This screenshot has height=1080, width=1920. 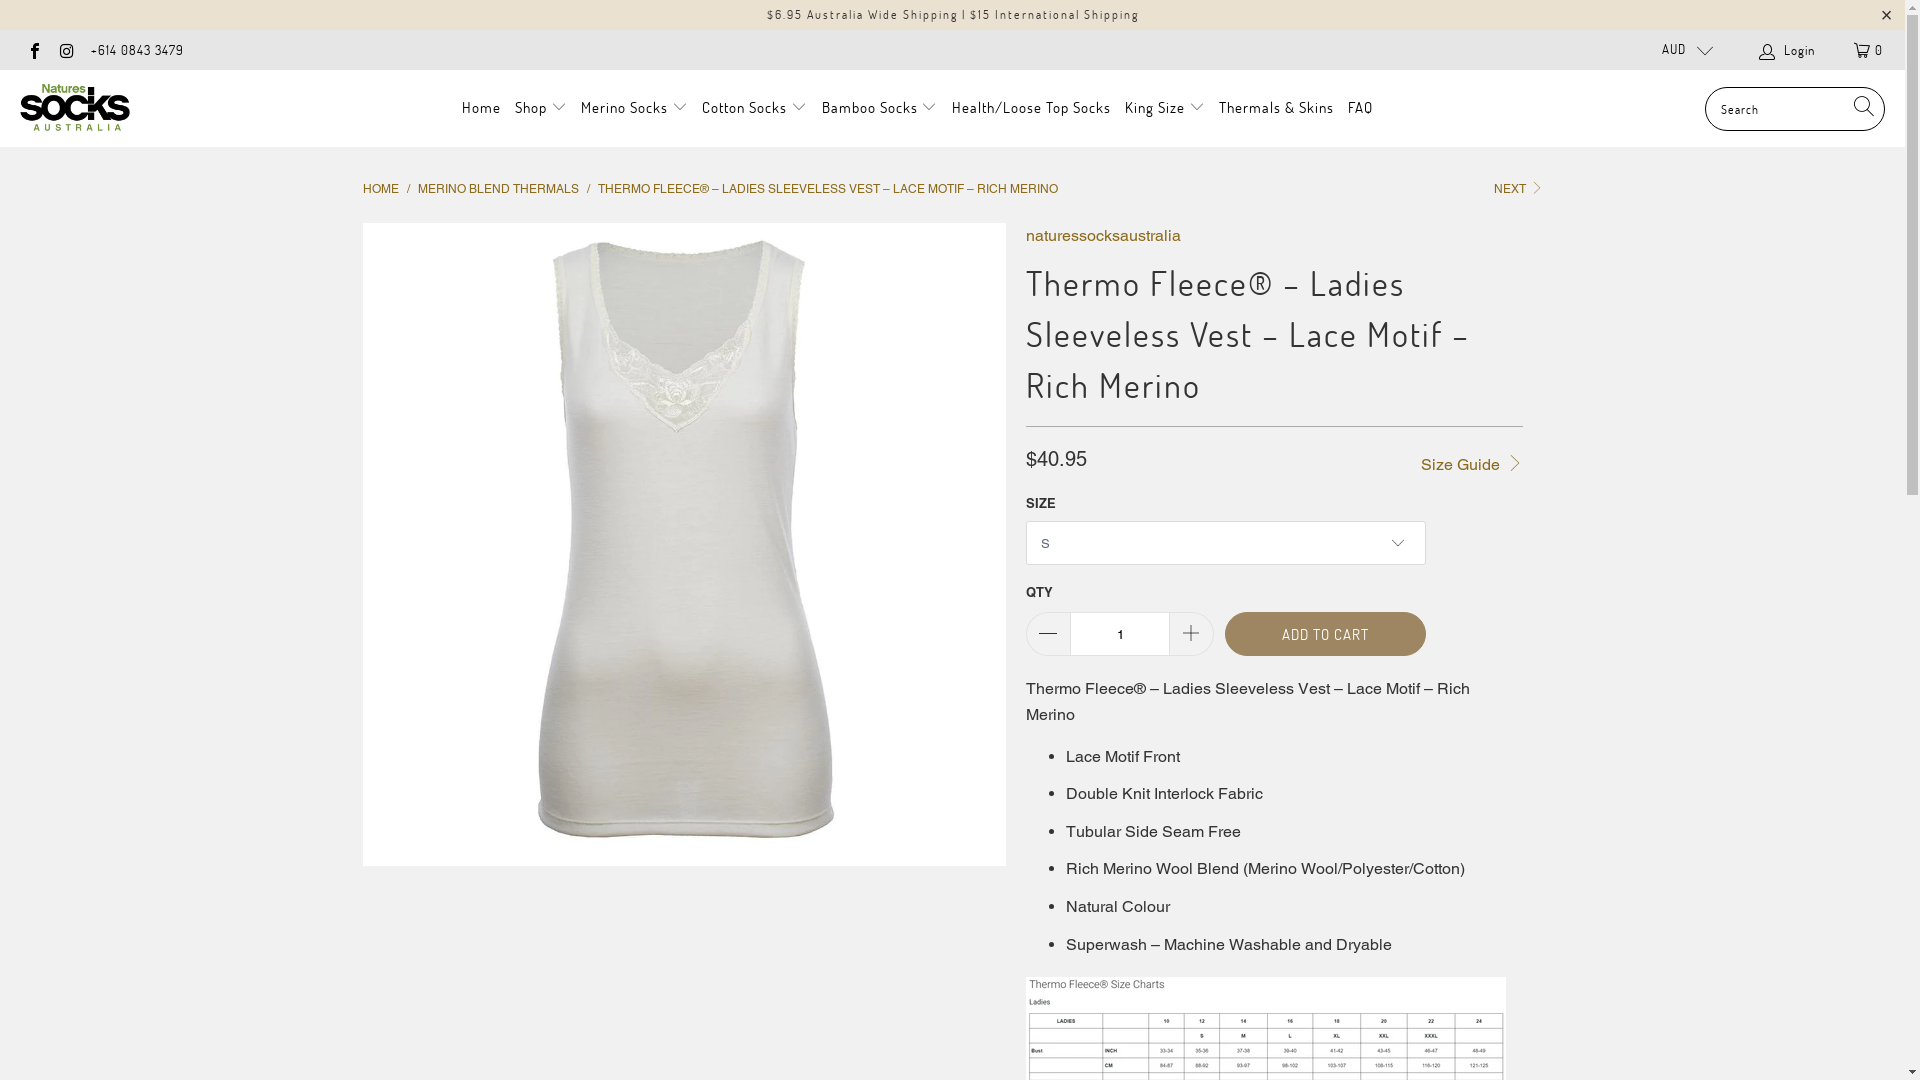 What do you see at coordinates (1679, 49) in the screenshot?
I see `'AUD'` at bounding box center [1679, 49].